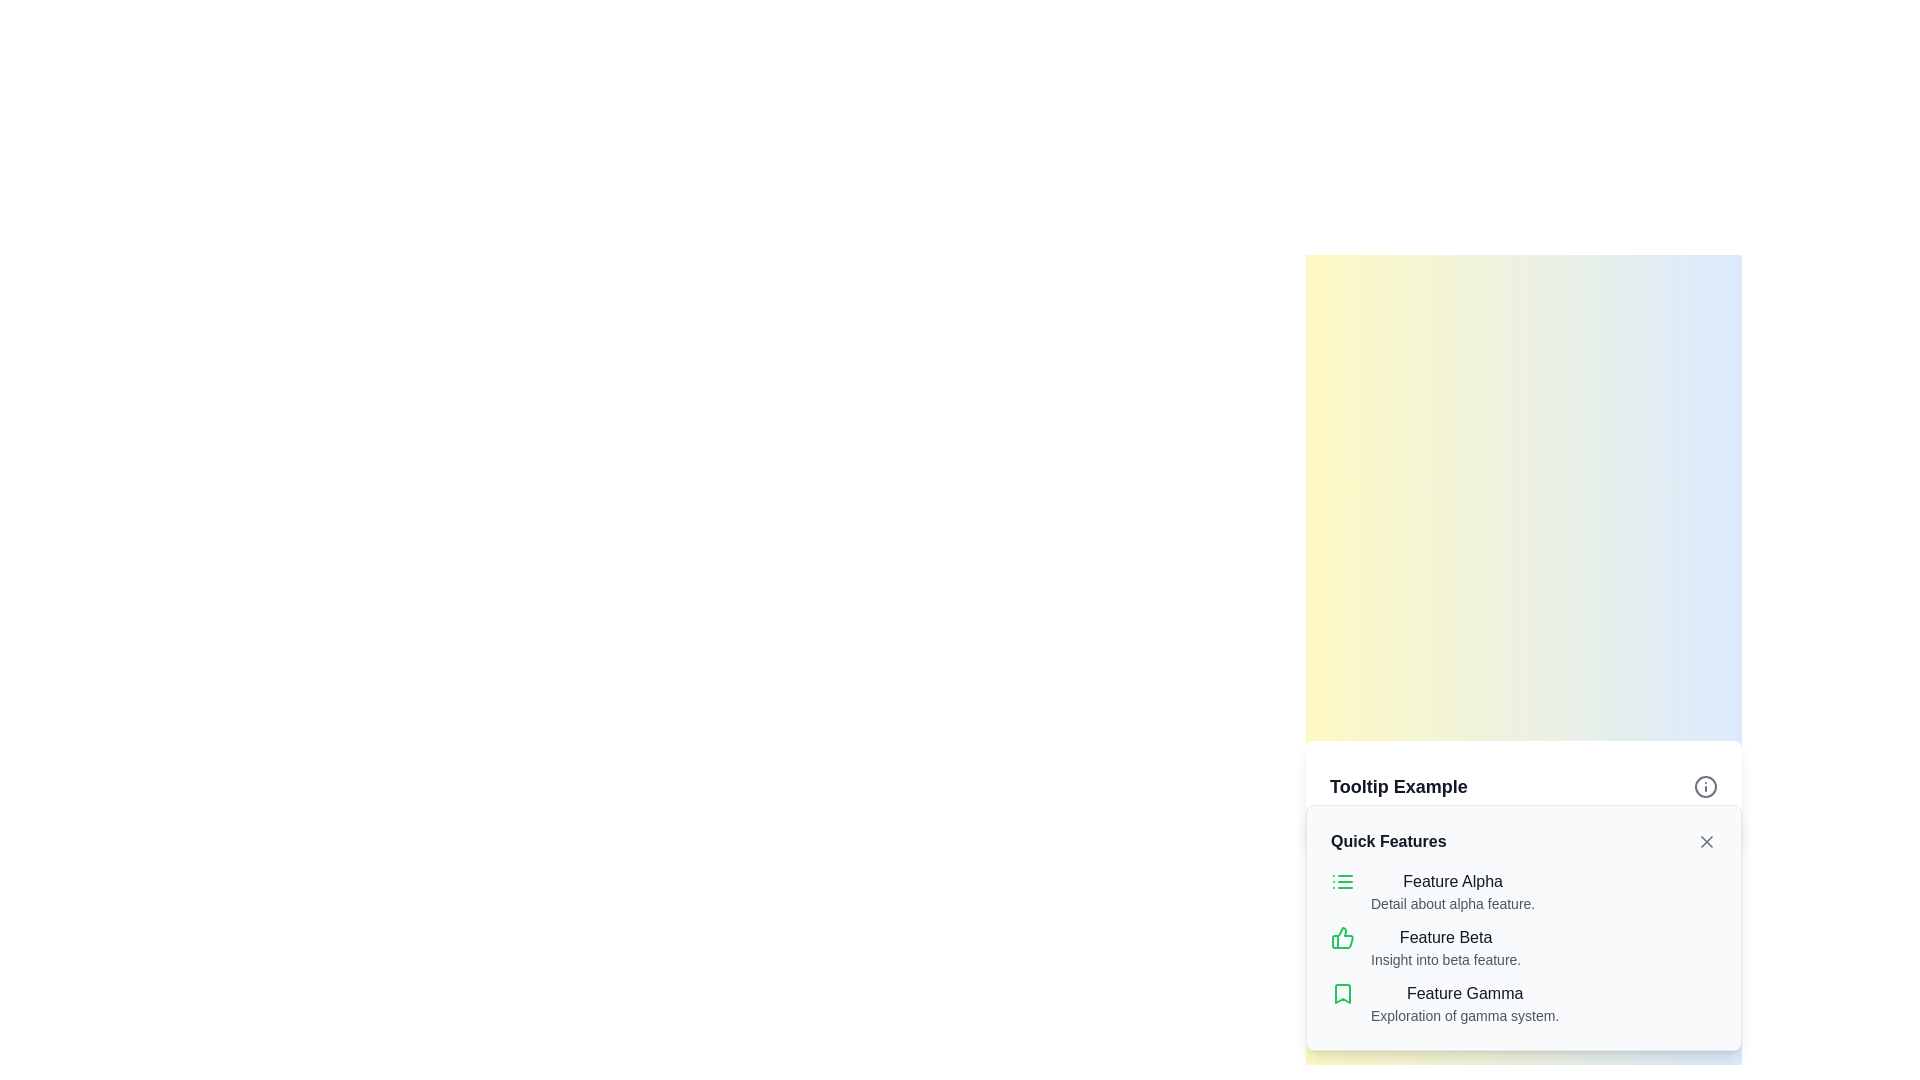 The image size is (1920, 1080). Describe the element at coordinates (1343, 994) in the screenshot. I see `the bookmark icon located next to the 'Feature Gamma' label in the Quick Features section of the interface` at that location.